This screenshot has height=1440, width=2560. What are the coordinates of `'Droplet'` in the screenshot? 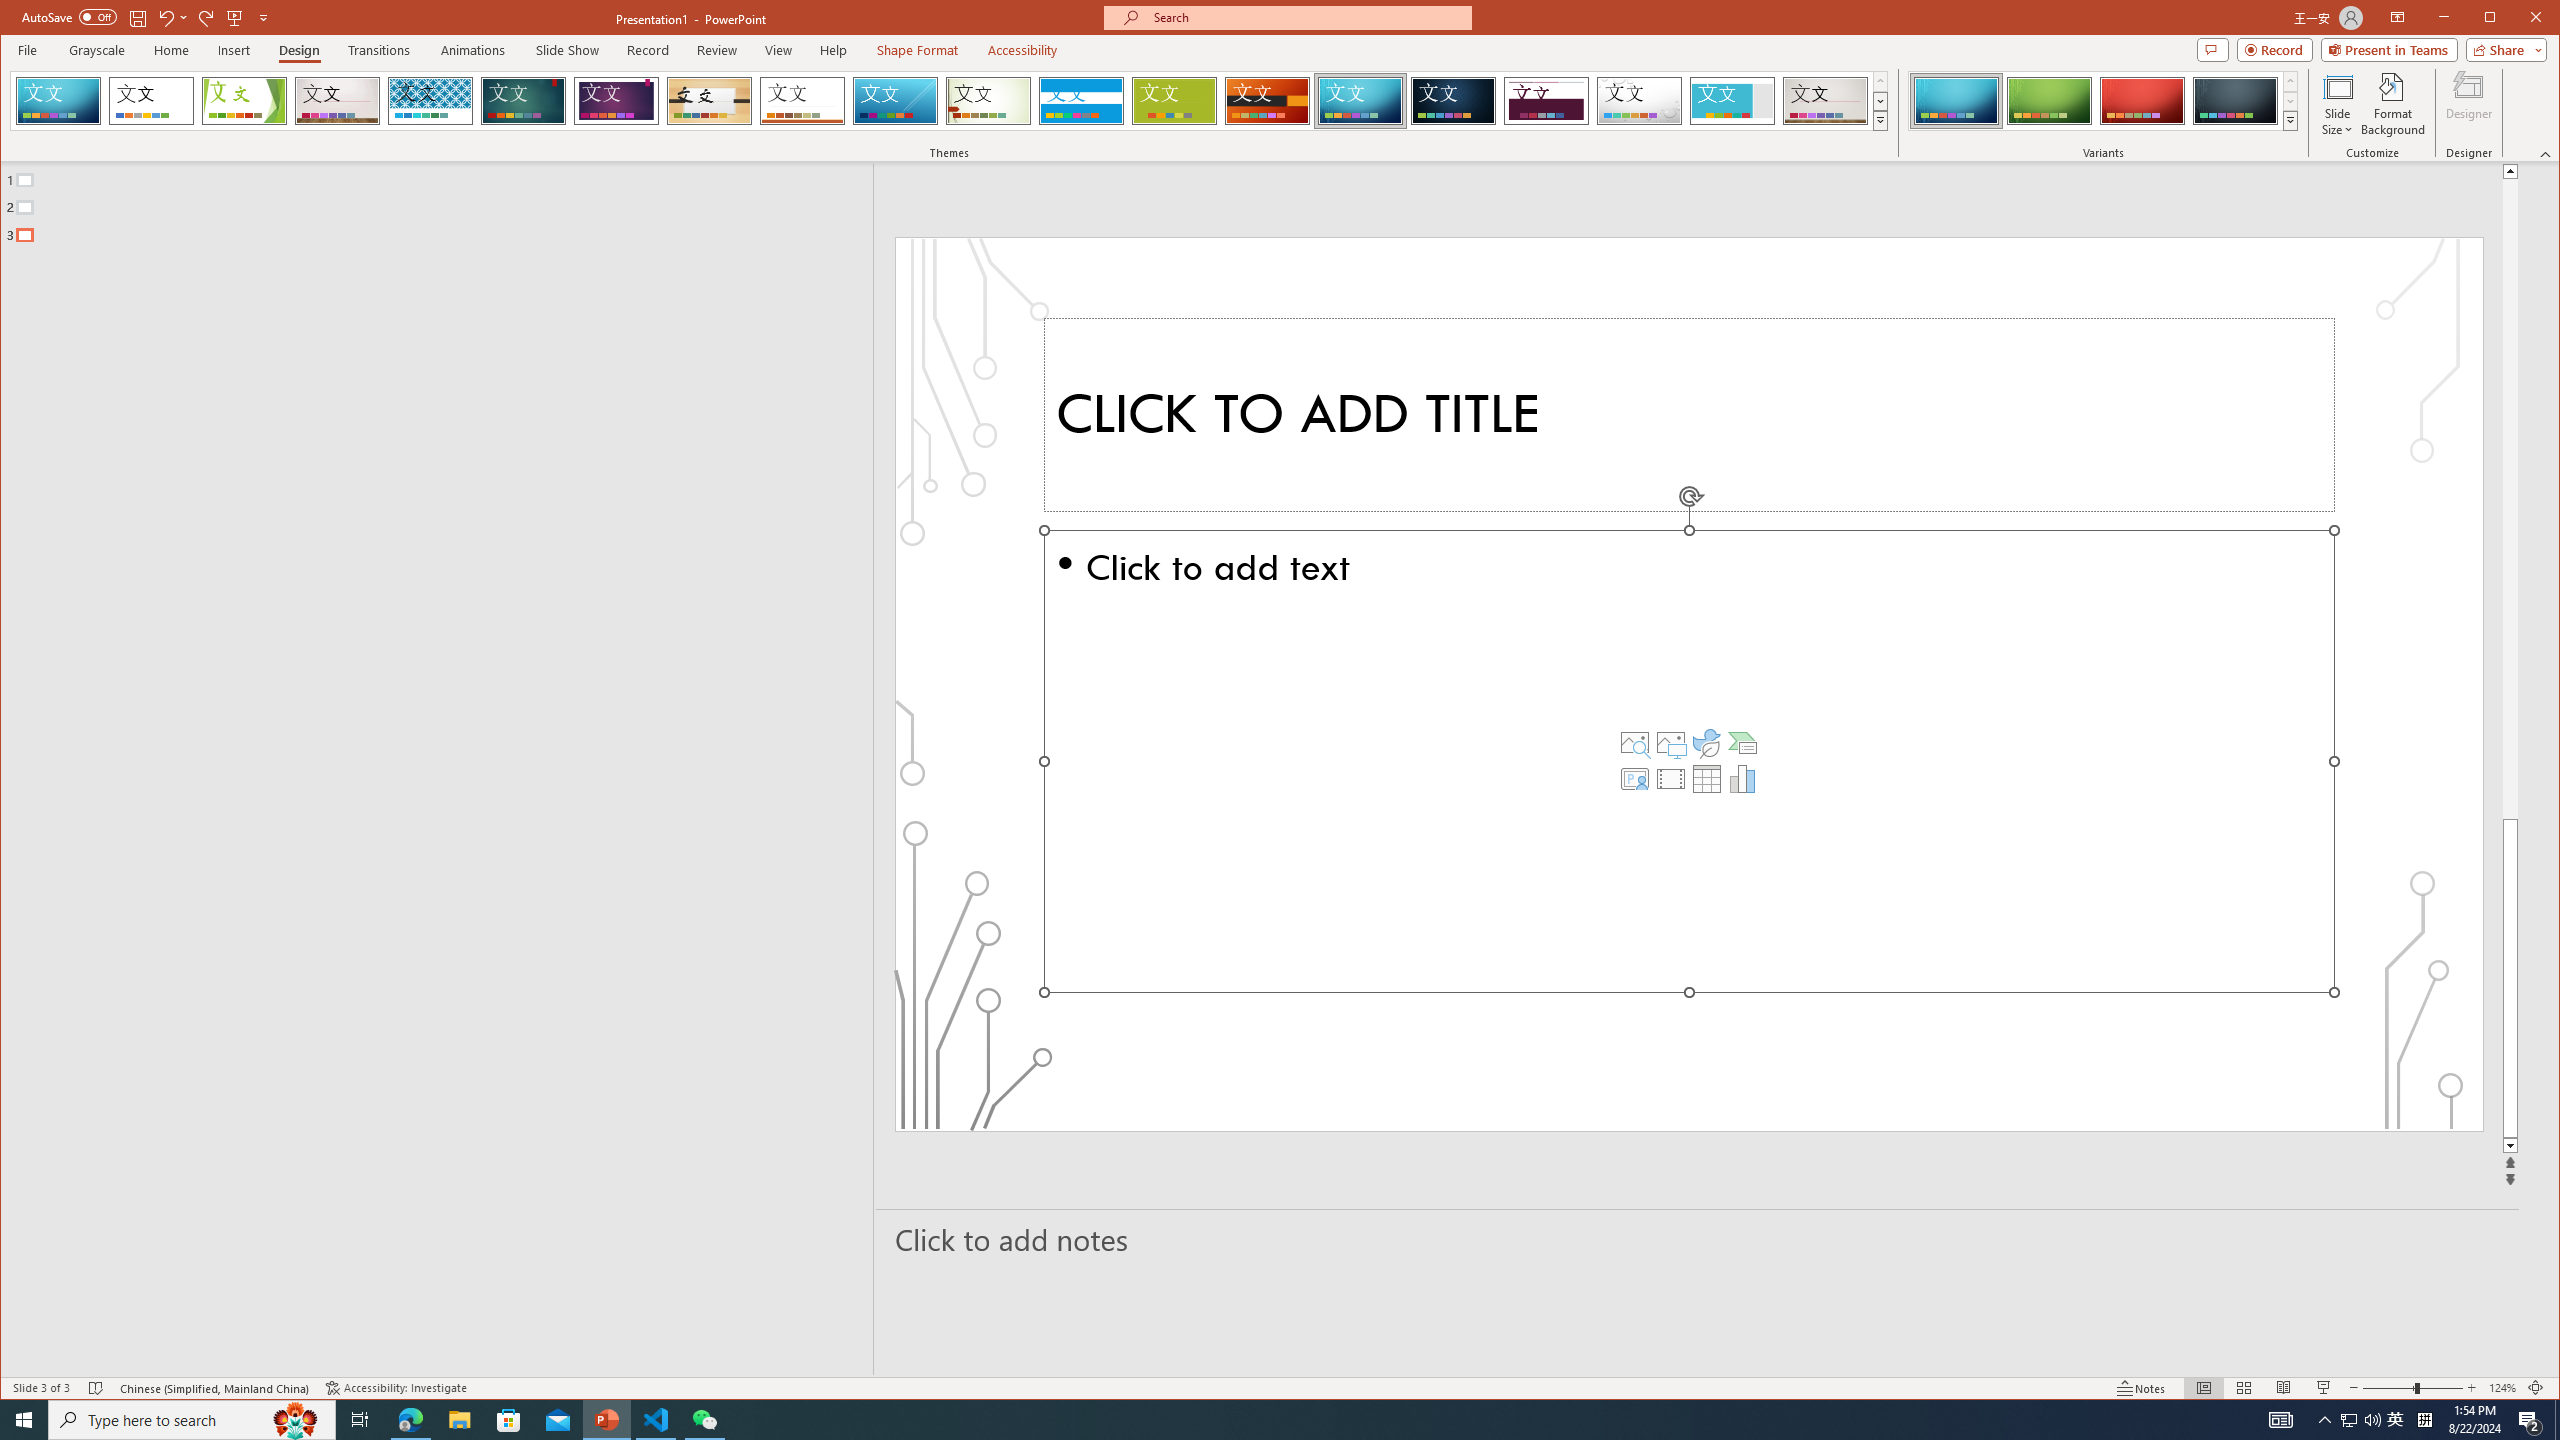 It's located at (1638, 100).